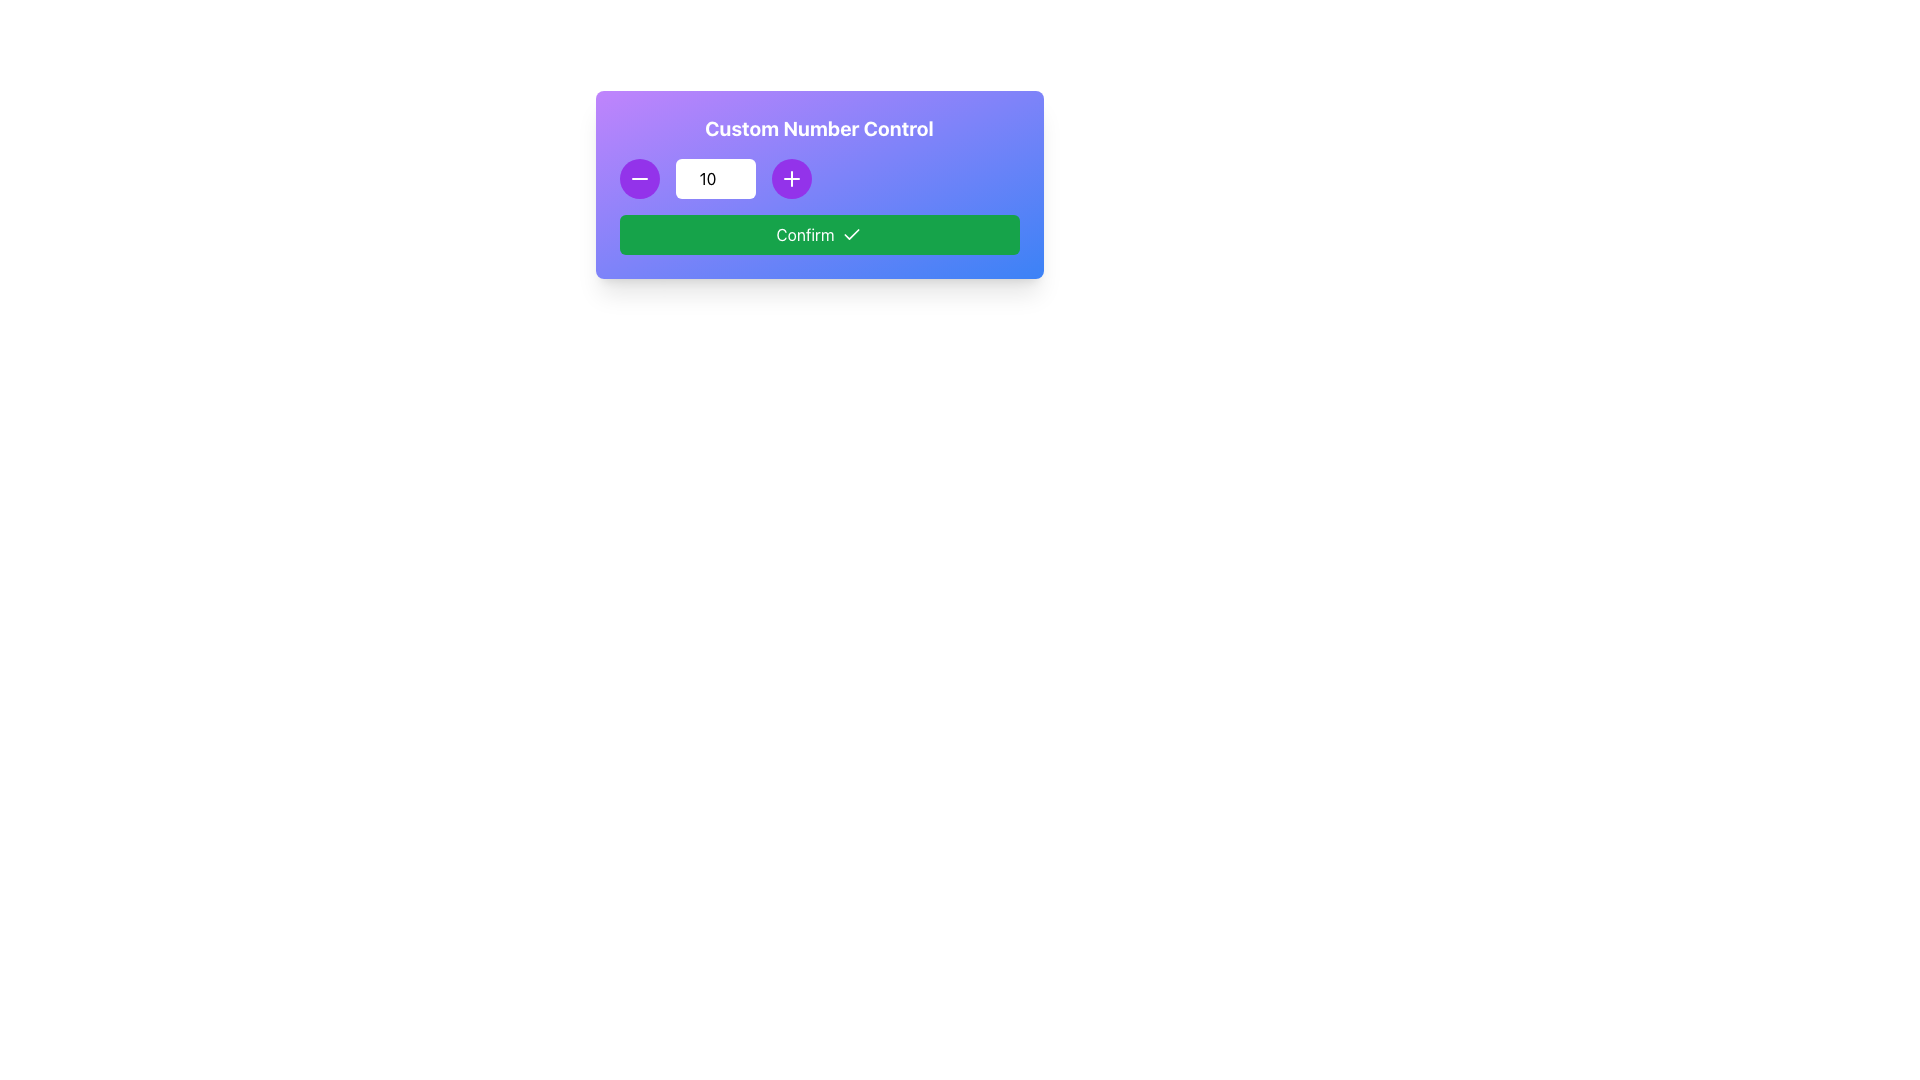 The width and height of the screenshot is (1920, 1080). What do you see at coordinates (852, 233) in the screenshot?
I see `the checkmark icon located on the 'Confirm' button, which indicates confirmation or completion of an action` at bounding box center [852, 233].